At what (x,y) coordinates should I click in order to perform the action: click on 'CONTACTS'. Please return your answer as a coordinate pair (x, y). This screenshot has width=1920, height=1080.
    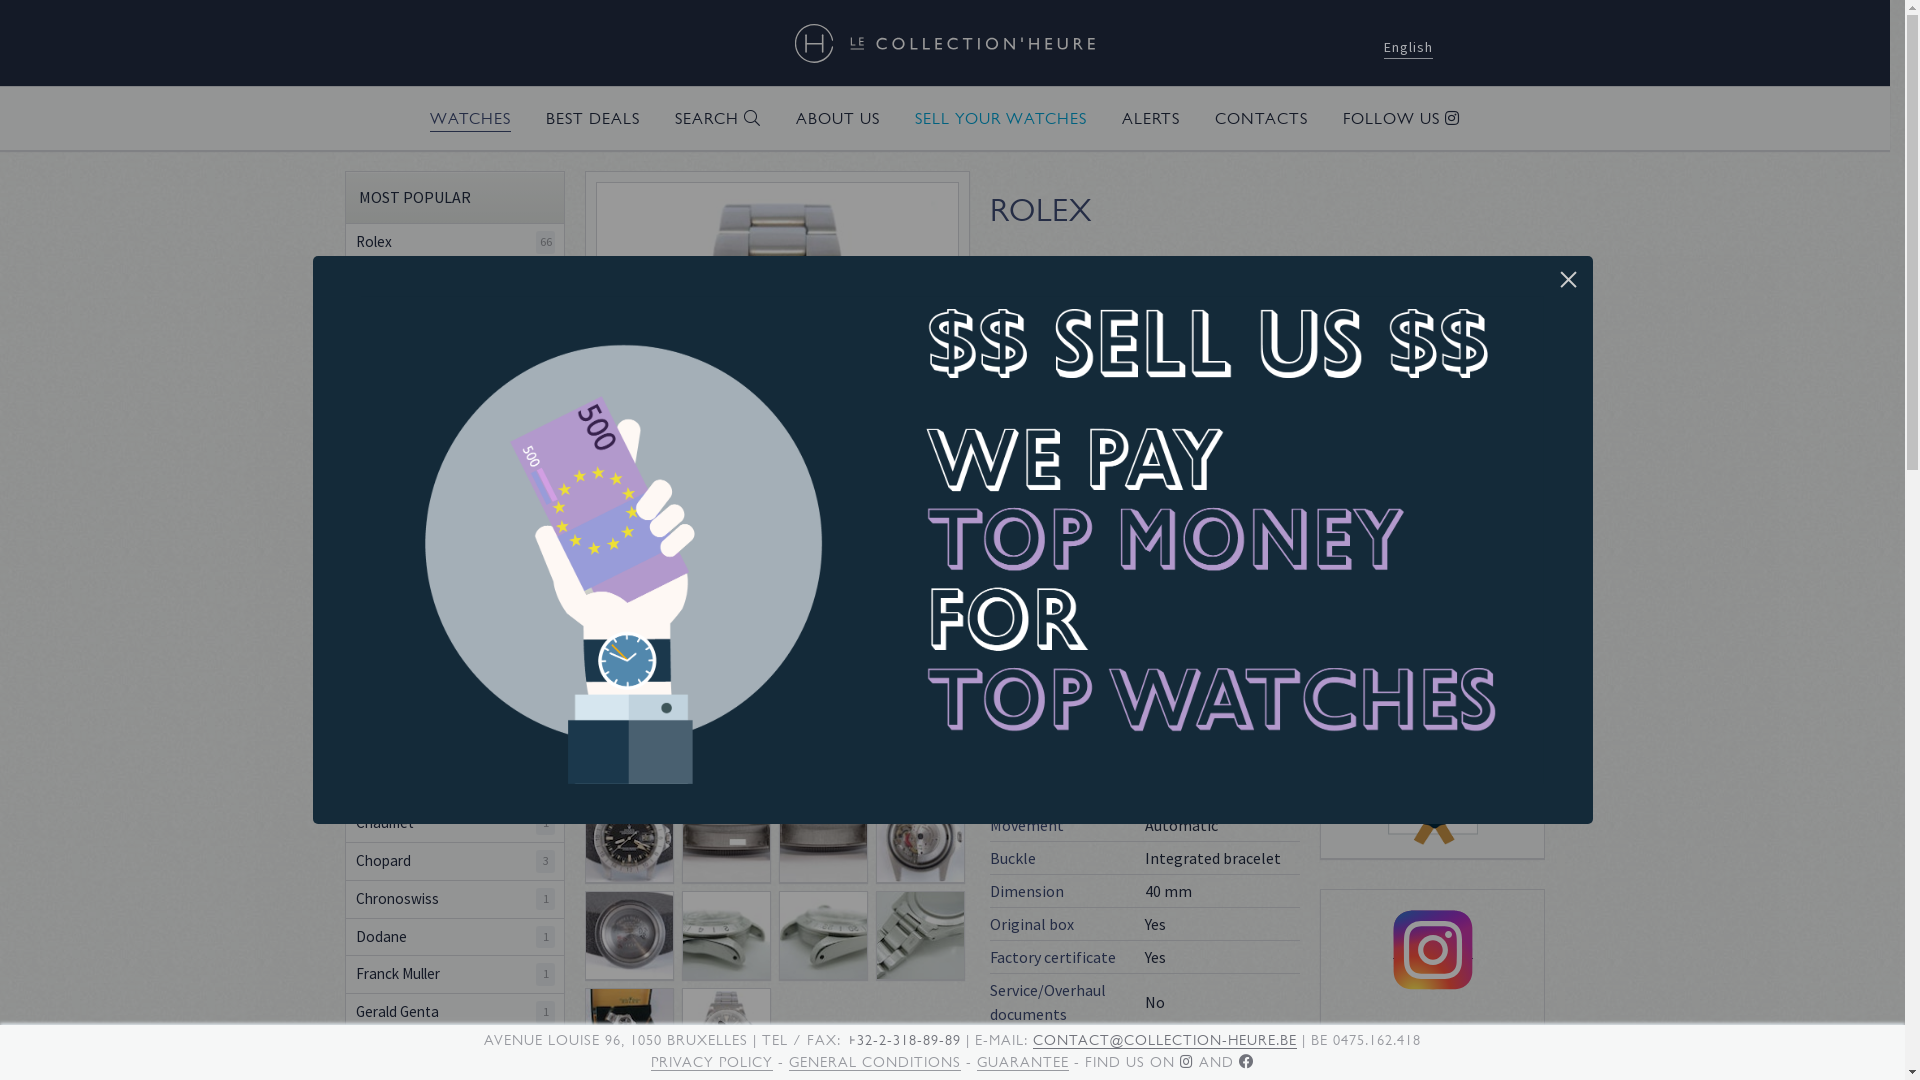
    Looking at the image, I should click on (1260, 119).